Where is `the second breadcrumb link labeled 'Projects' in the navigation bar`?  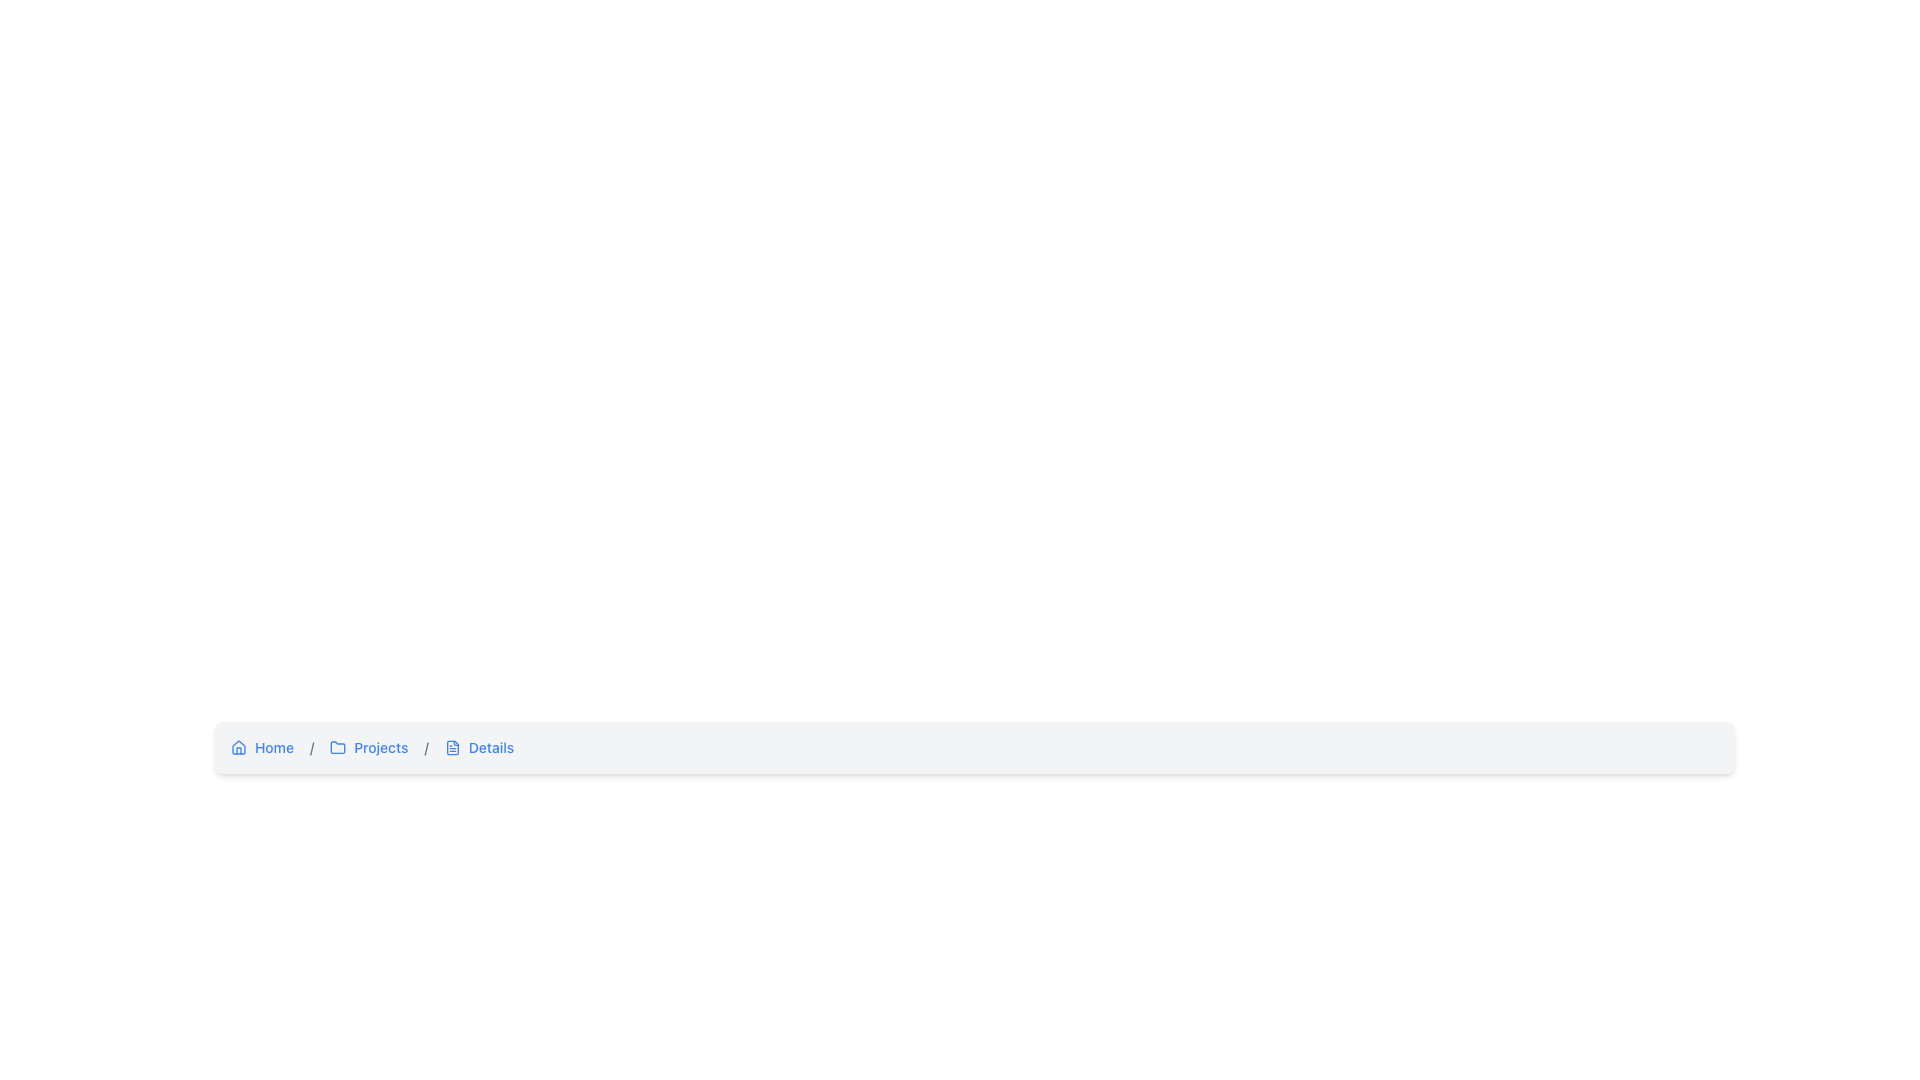
the second breadcrumb link labeled 'Projects' in the navigation bar is located at coordinates (369, 748).